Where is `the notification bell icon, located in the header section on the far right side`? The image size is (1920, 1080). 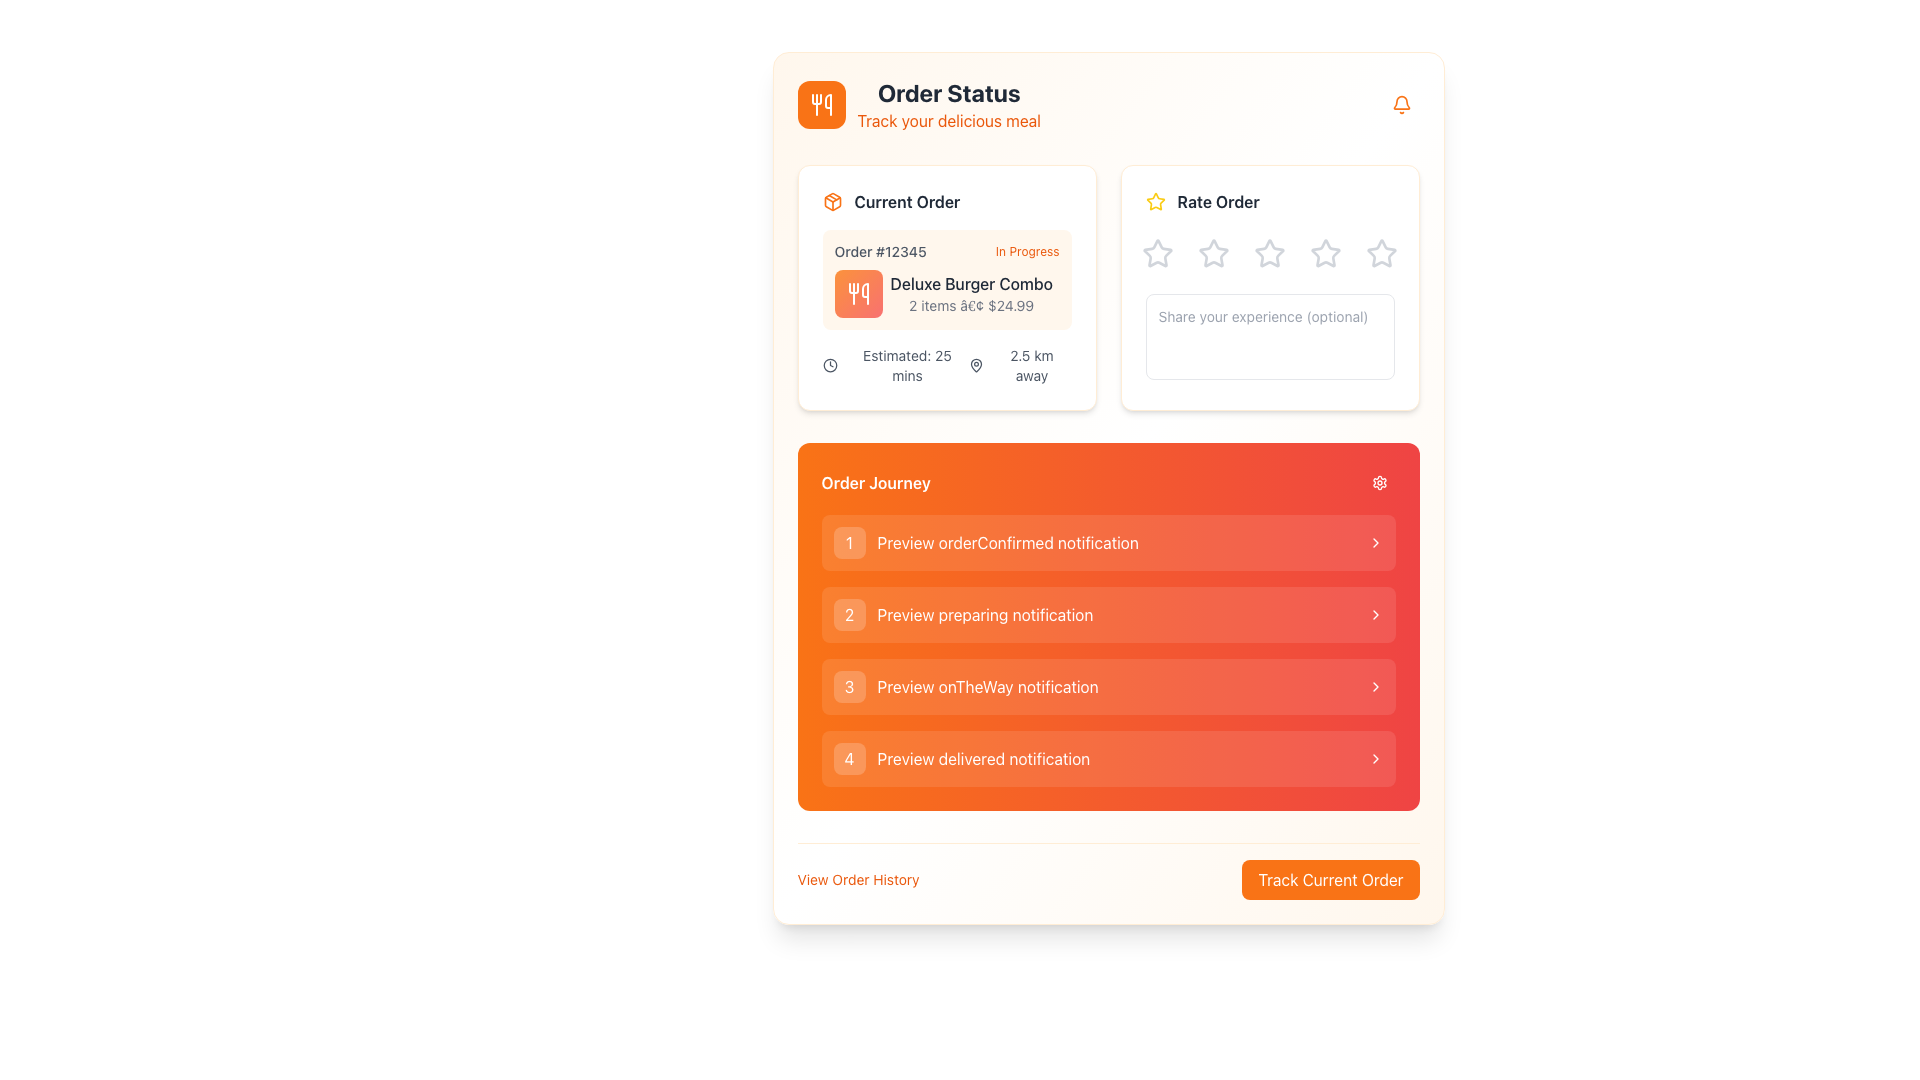
the notification bell icon, located in the header section on the far right side is located at coordinates (1400, 104).